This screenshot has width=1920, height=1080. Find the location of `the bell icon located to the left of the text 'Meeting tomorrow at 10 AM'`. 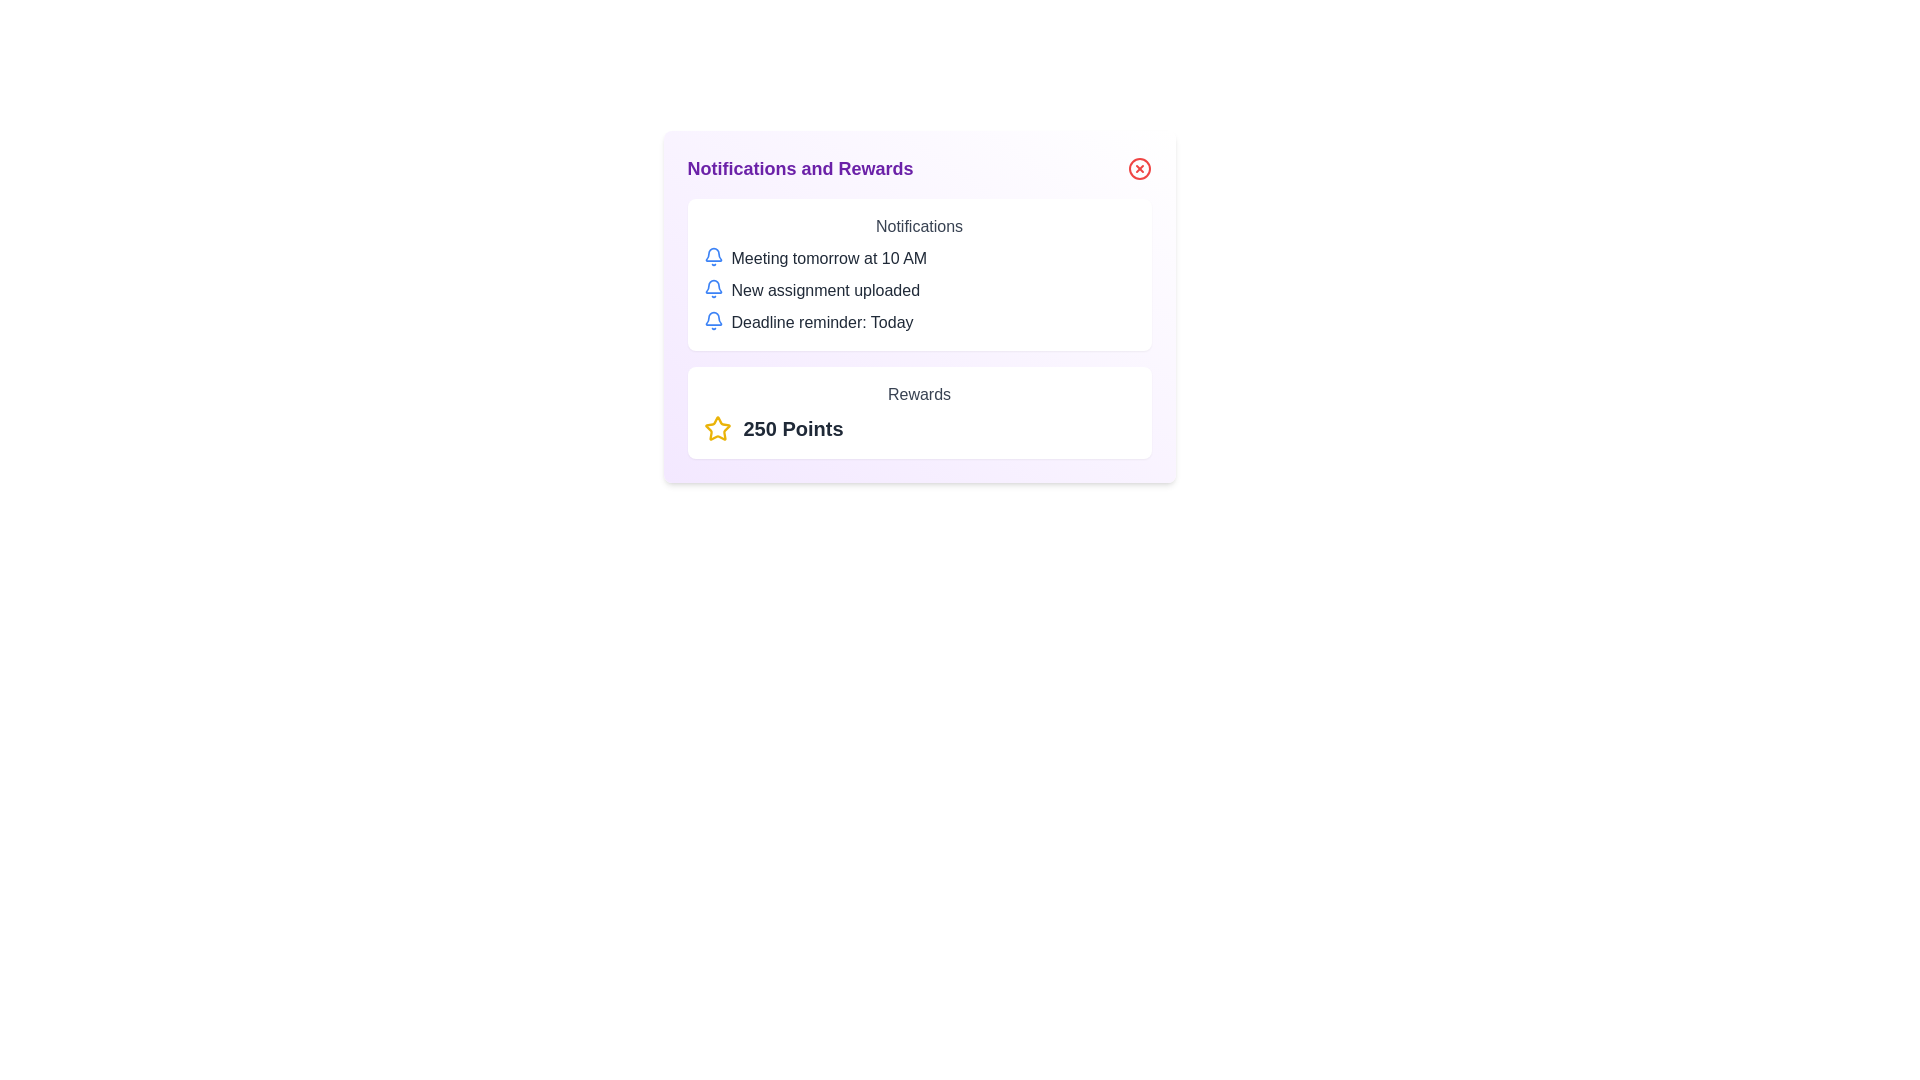

the bell icon located to the left of the text 'Meeting tomorrow at 10 AM' is located at coordinates (713, 256).